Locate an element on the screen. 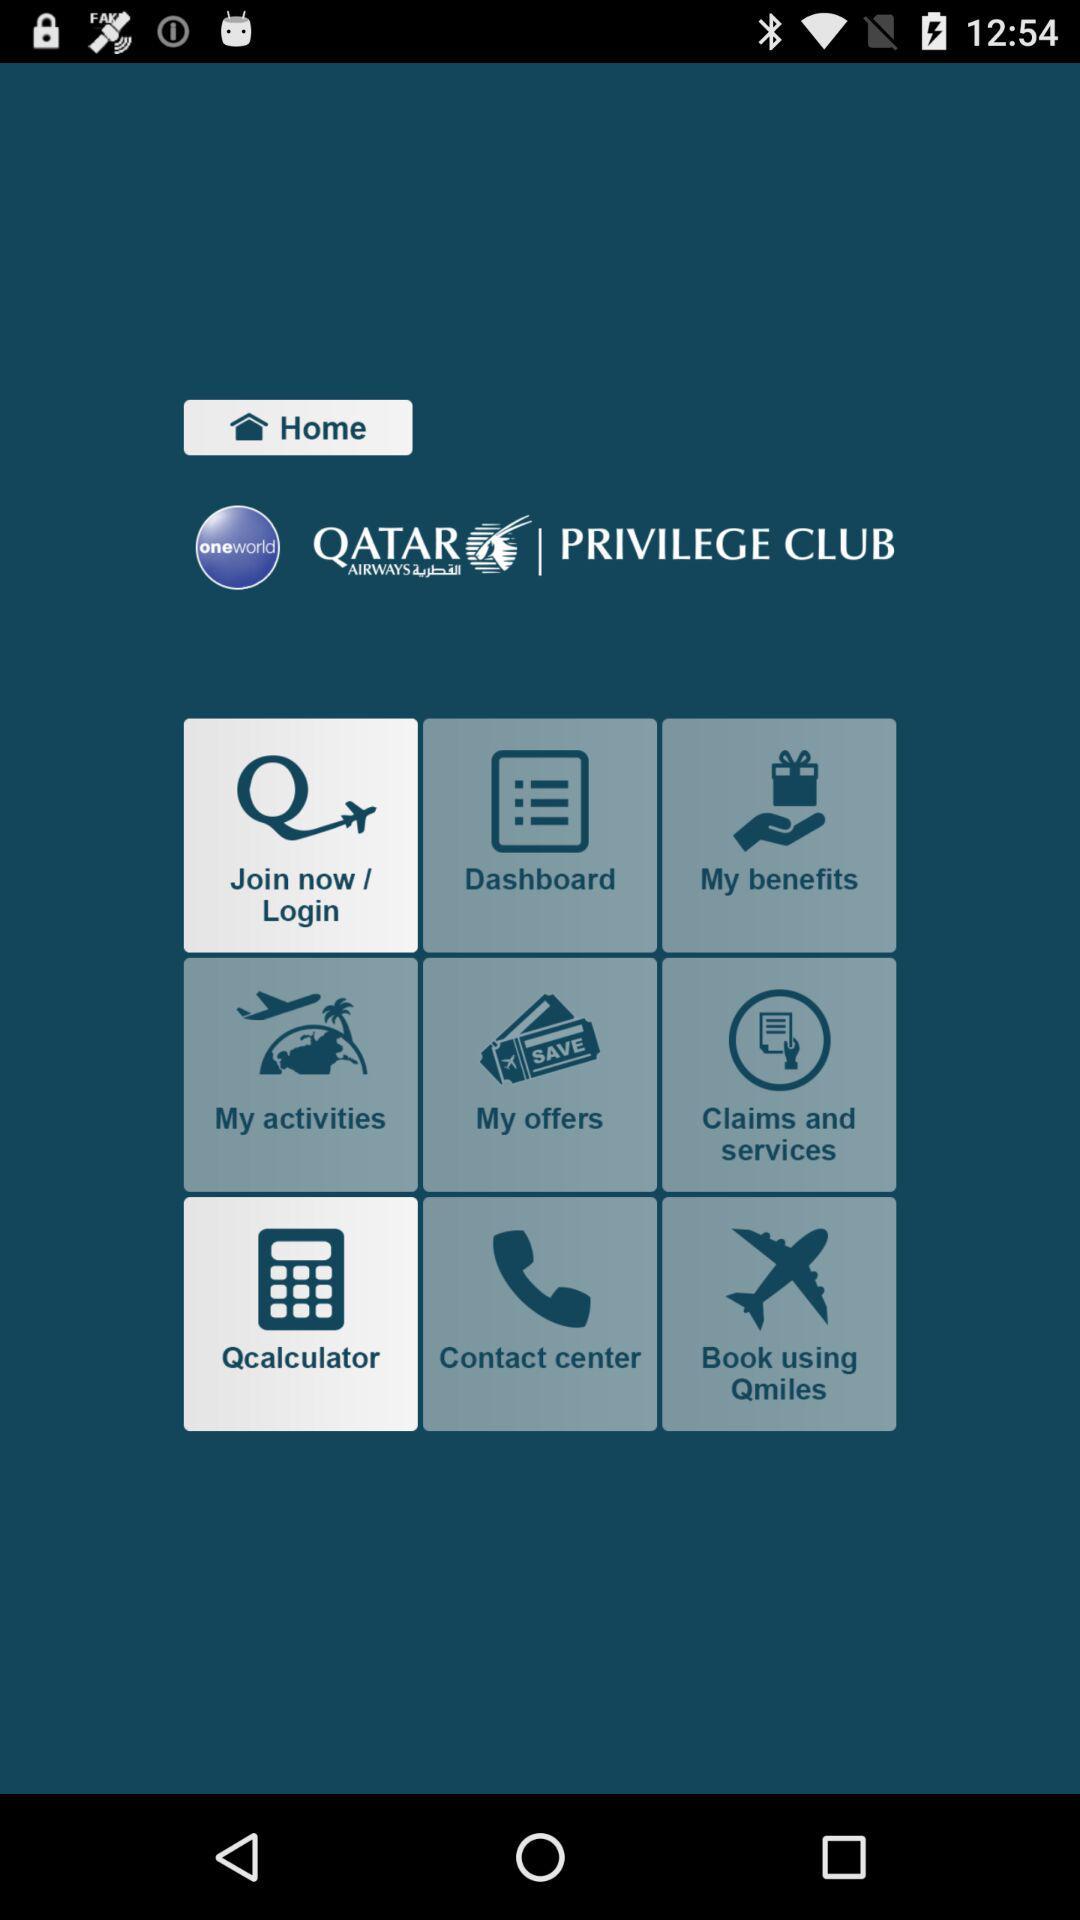 This screenshot has width=1080, height=1920. item at the top left corner is located at coordinates (298, 426).